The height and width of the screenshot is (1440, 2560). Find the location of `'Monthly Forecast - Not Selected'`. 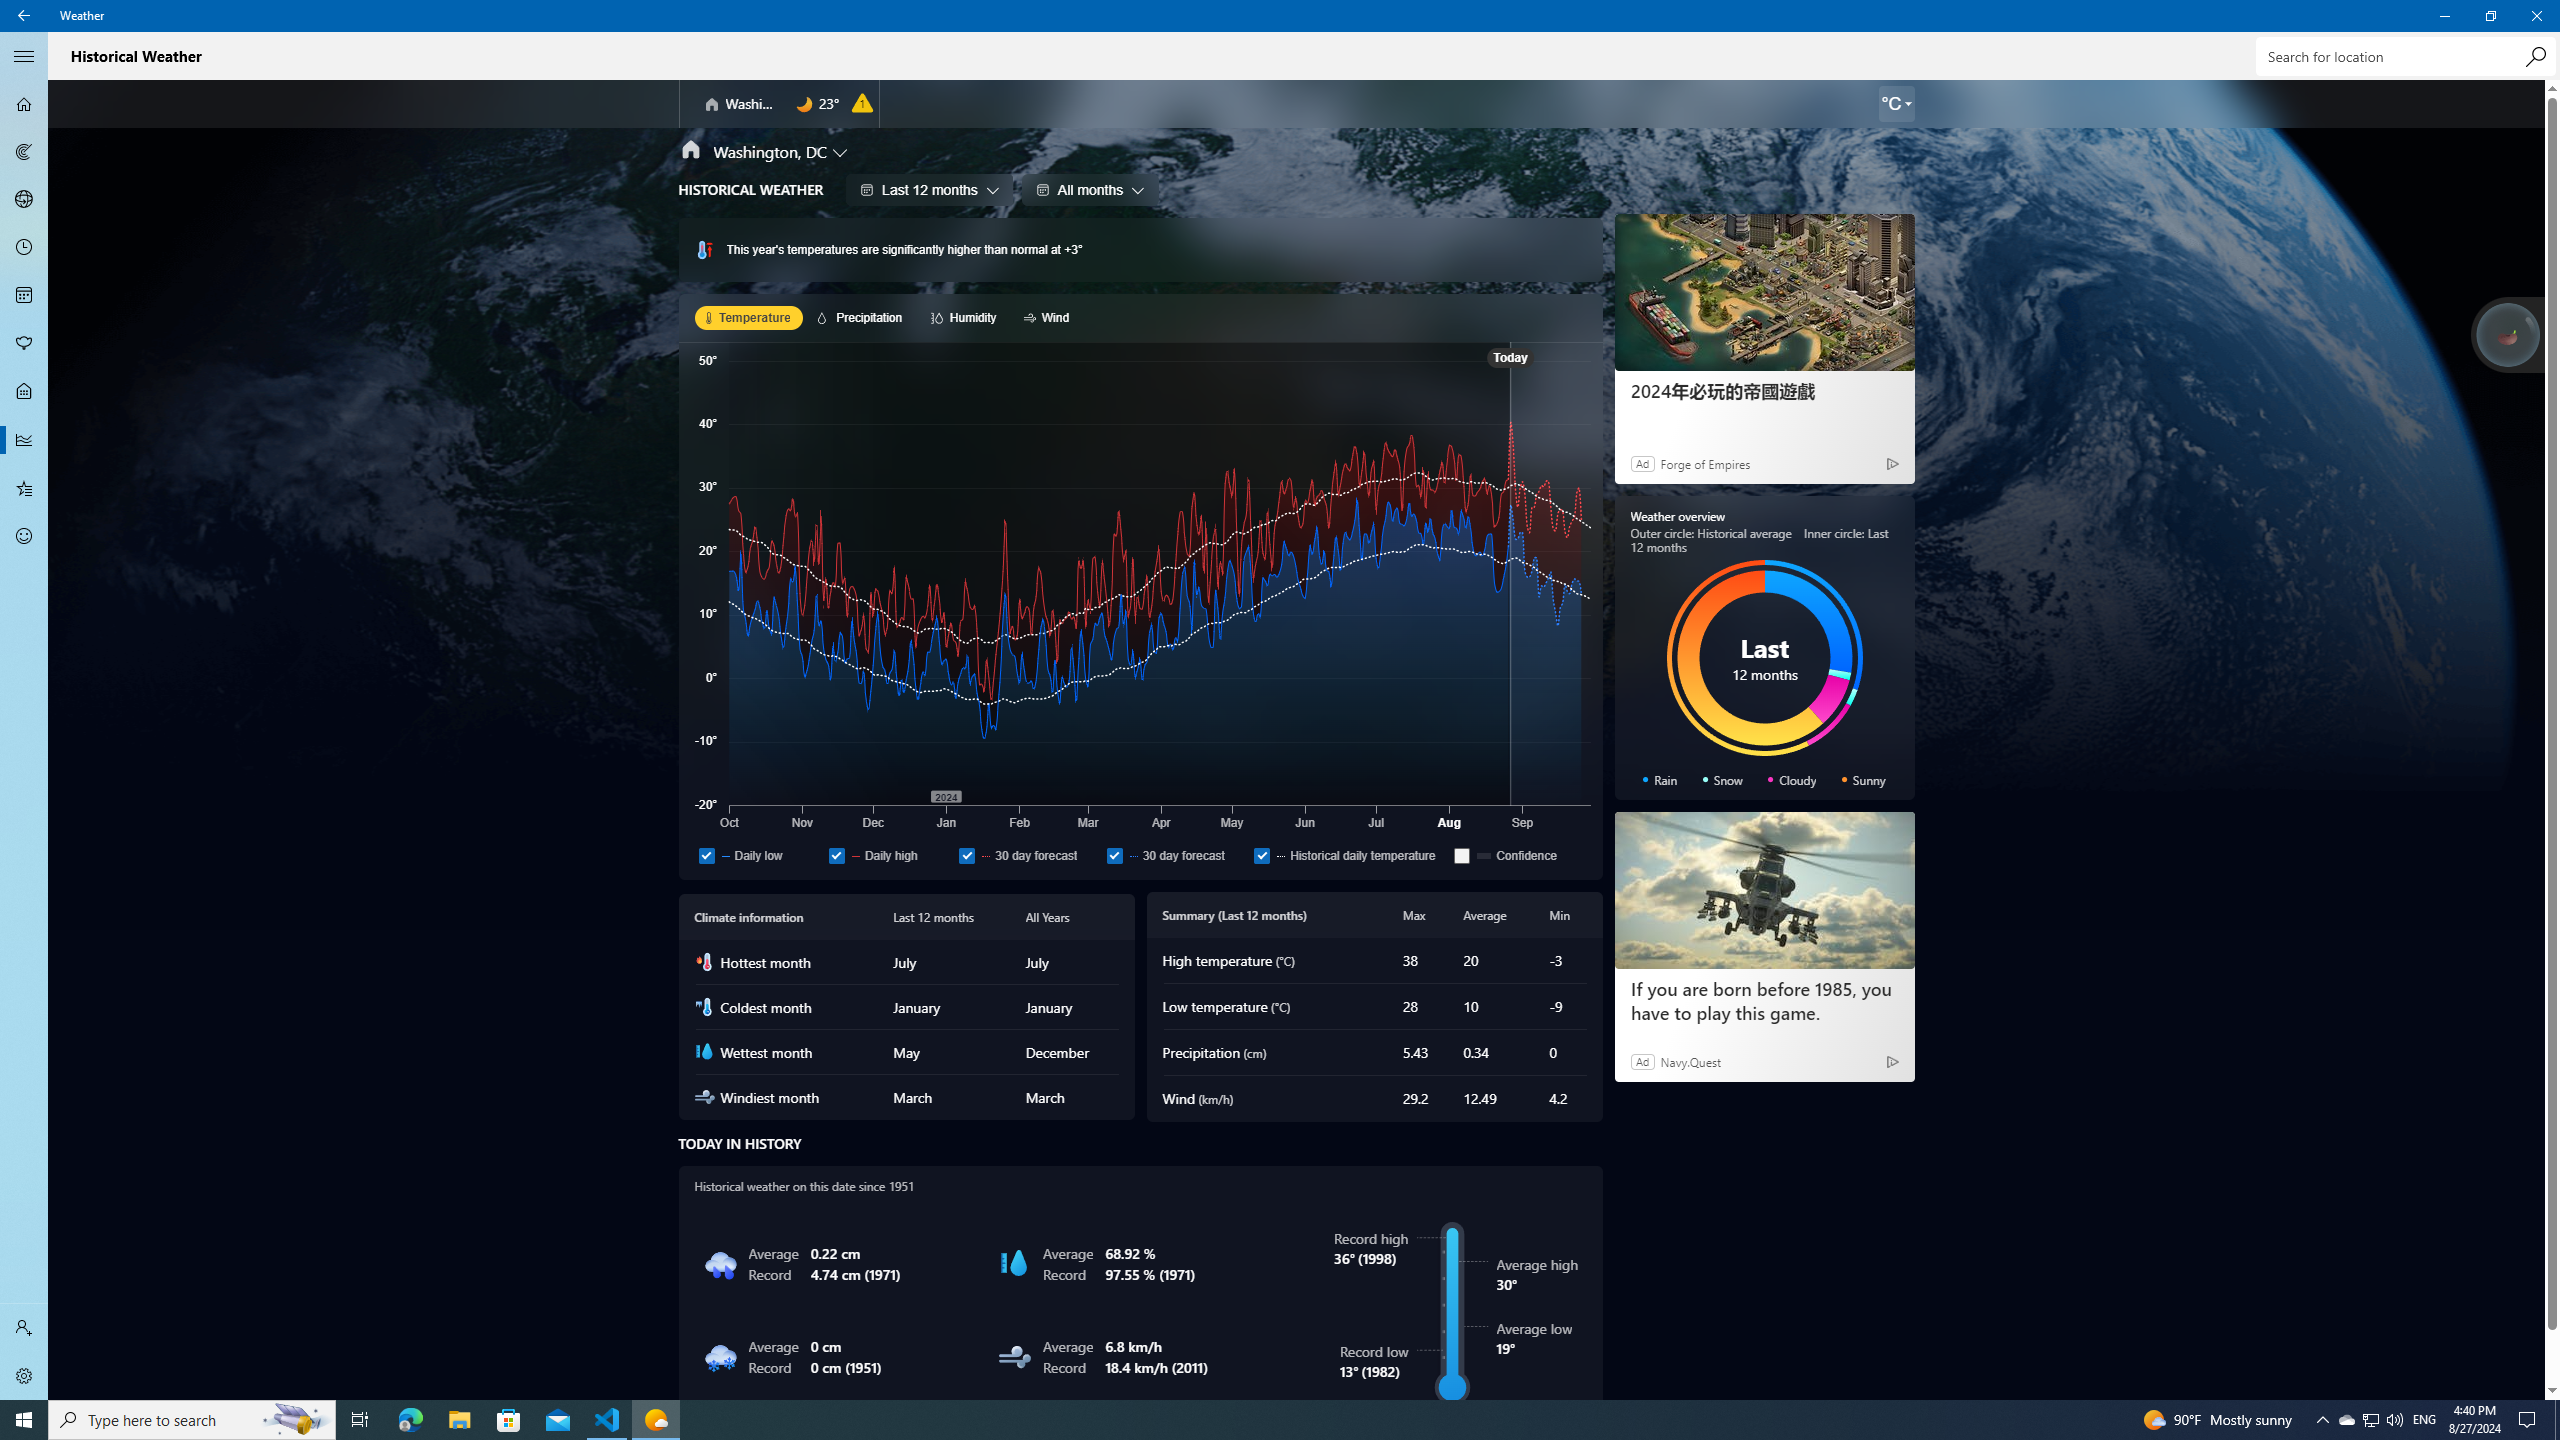

'Monthly Forecast - Not Selected' is located at coordinates (24, 294).